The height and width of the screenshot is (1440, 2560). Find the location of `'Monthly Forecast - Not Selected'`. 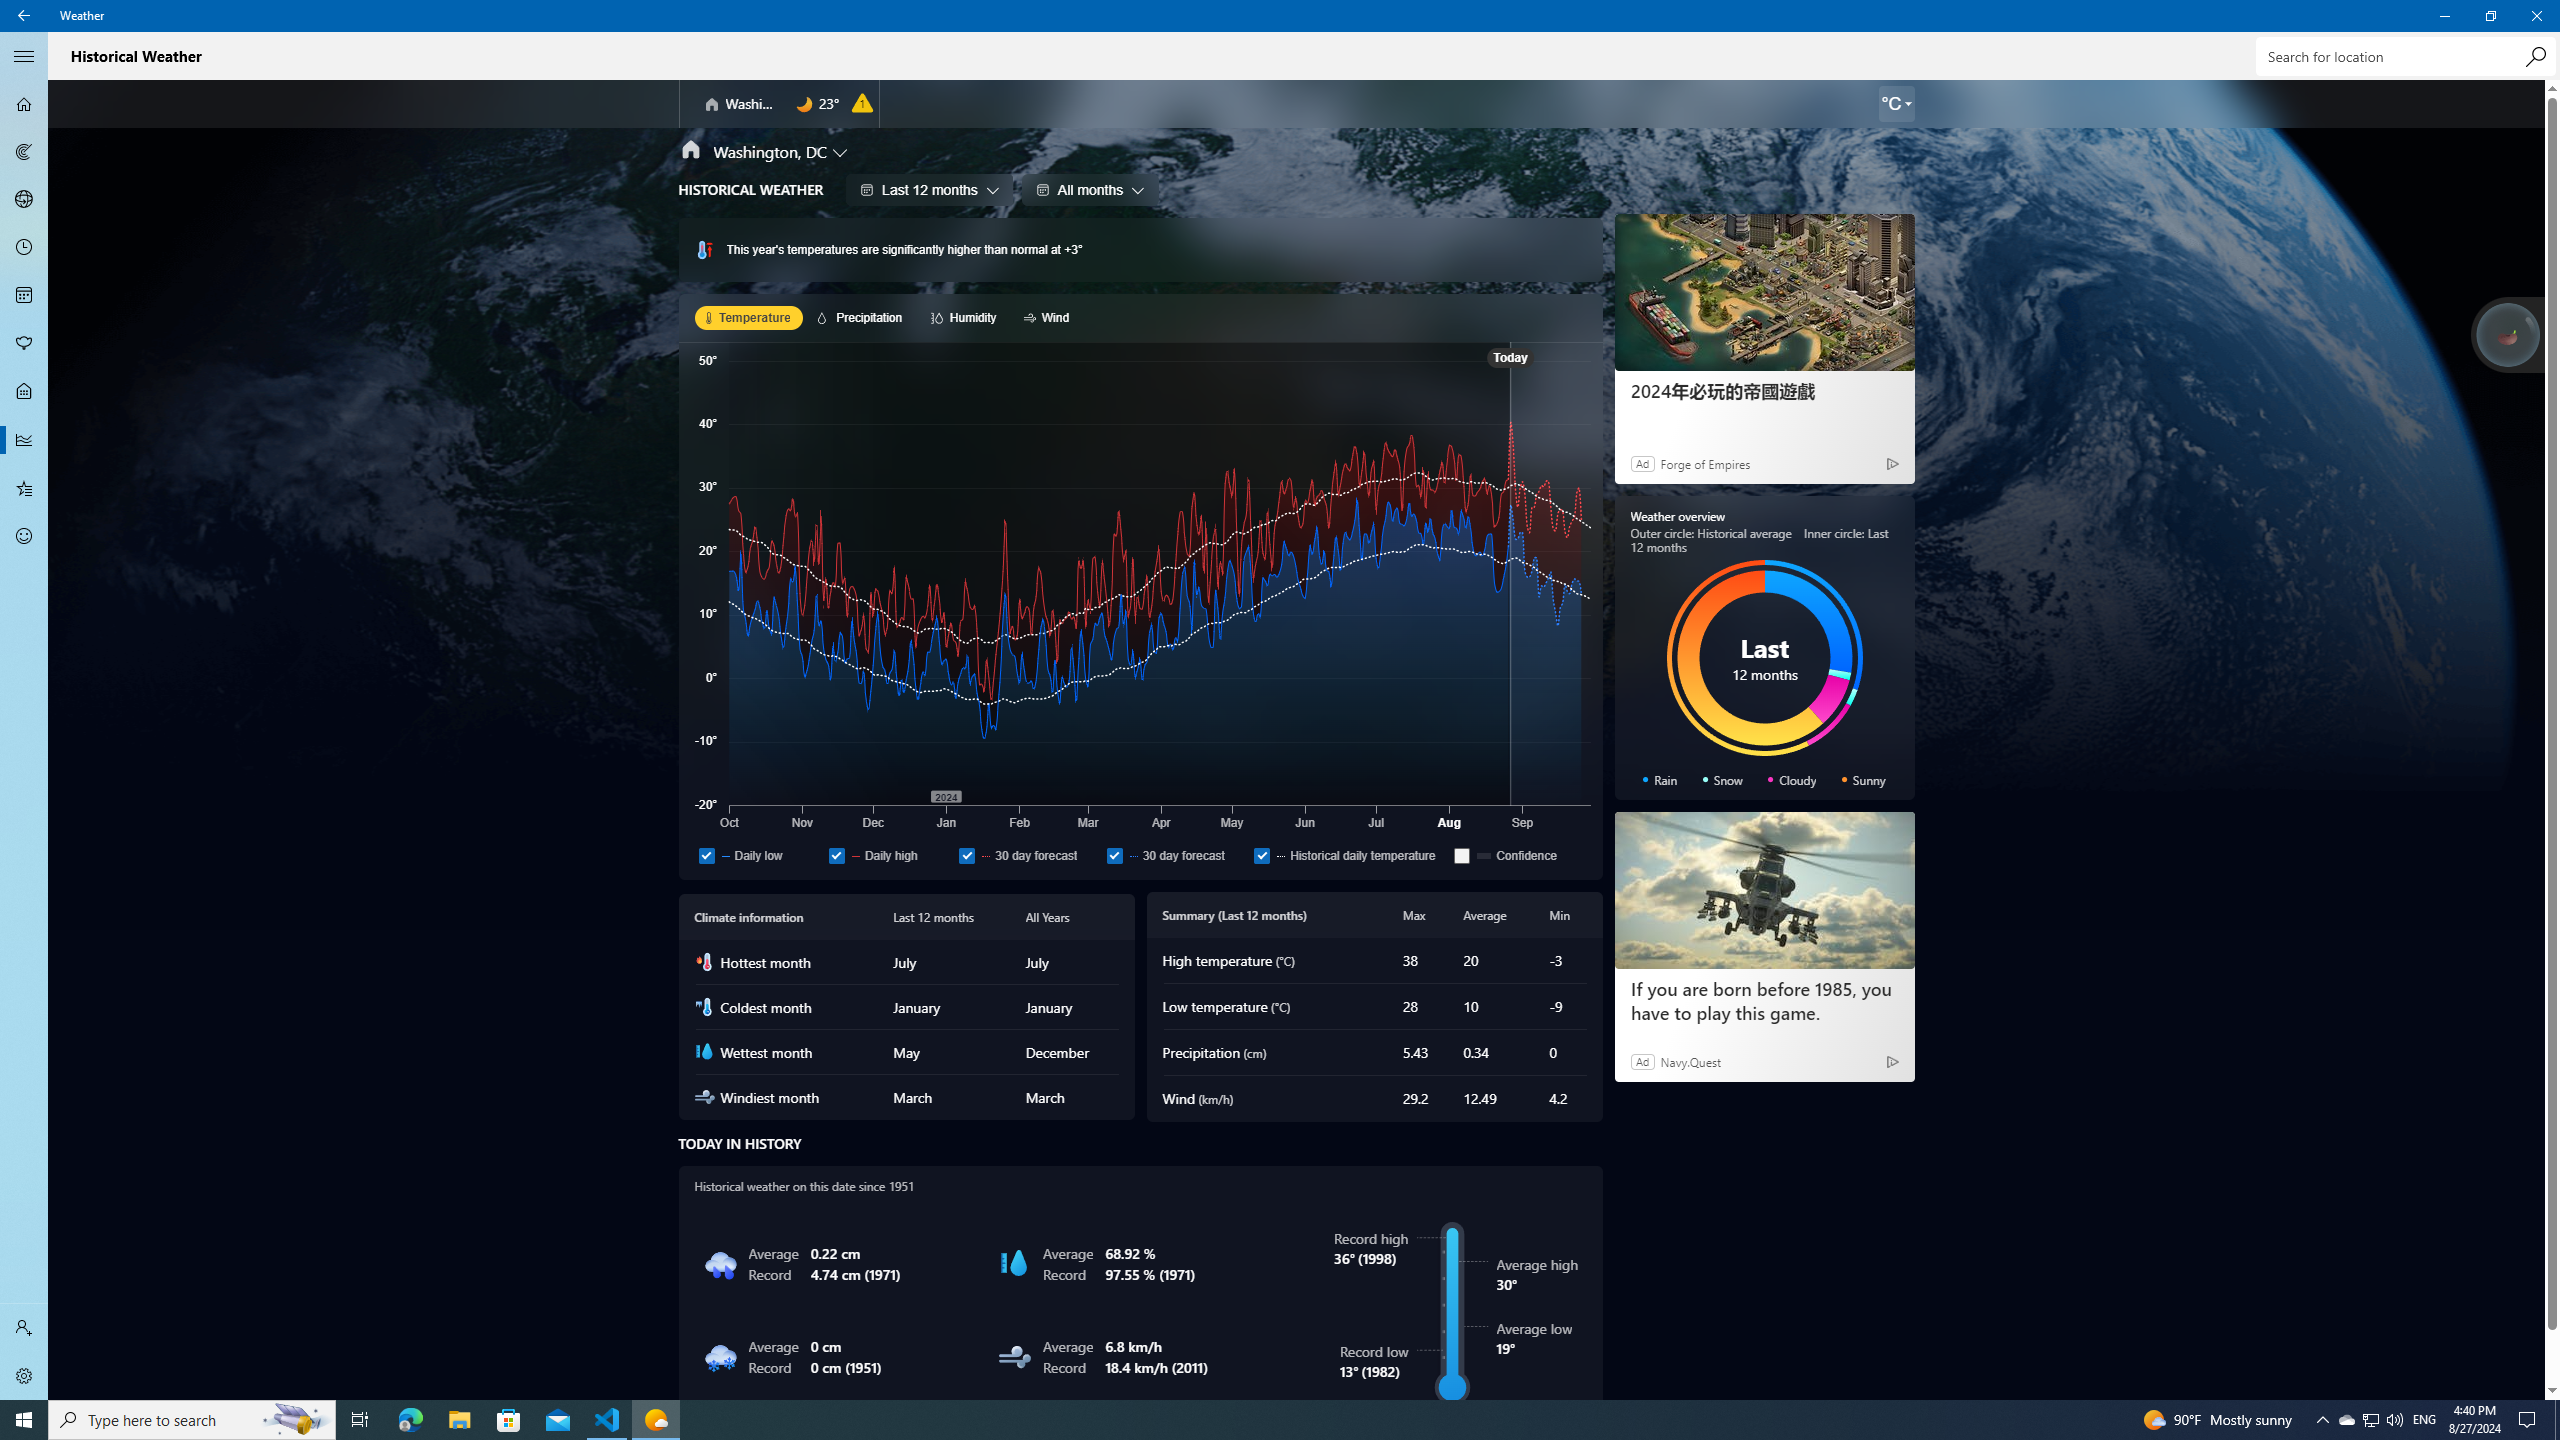

'Monthly Forecast - Not Selected' is located at coordinates (24, 294).